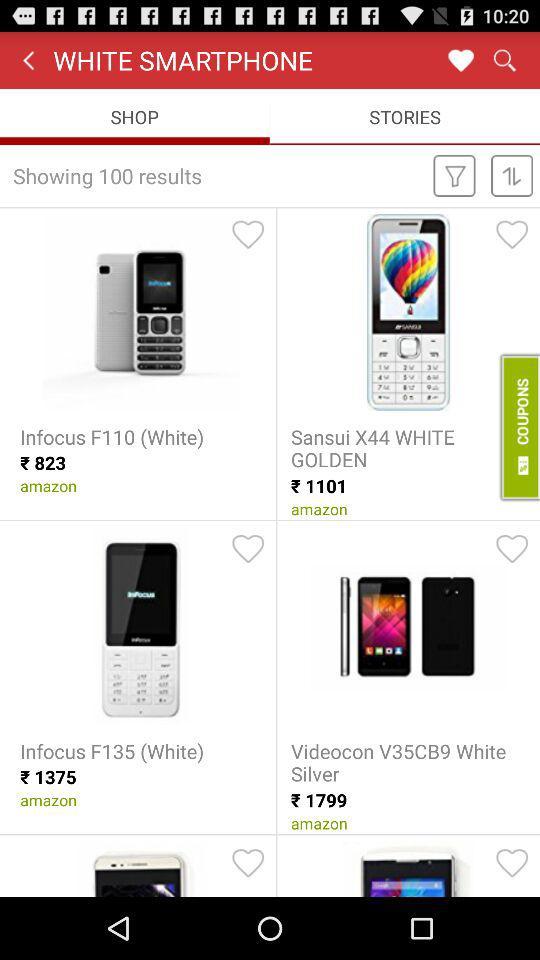 This screenshot has width=540, height=960. What do you see at coordinates (518, 427) in the screenshot?
I see `coupons` at bounding box center [518, 427].